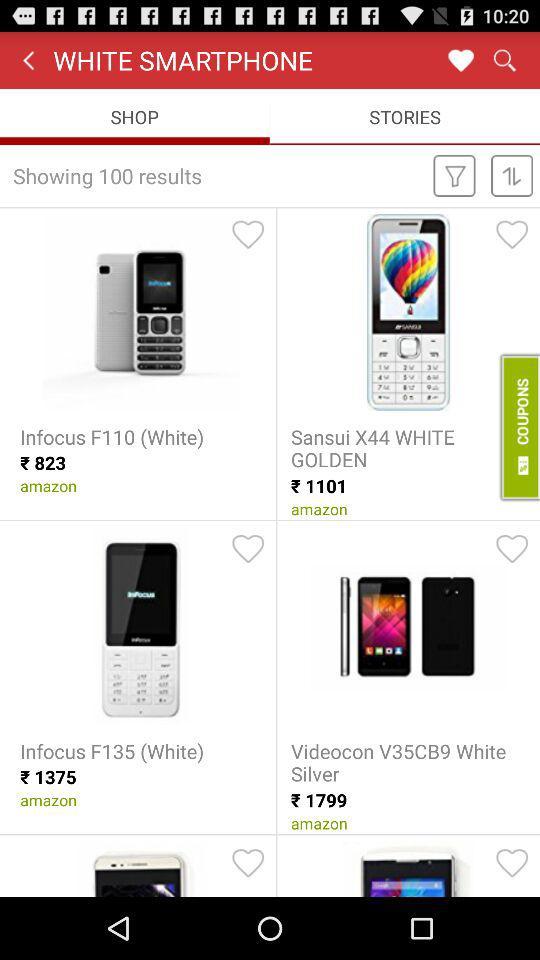 This screenshot has width=540, height=960. What do you see at coordinates (518, 427) in the screenshot?
I see `coupons` at bounding box center [518, 427].